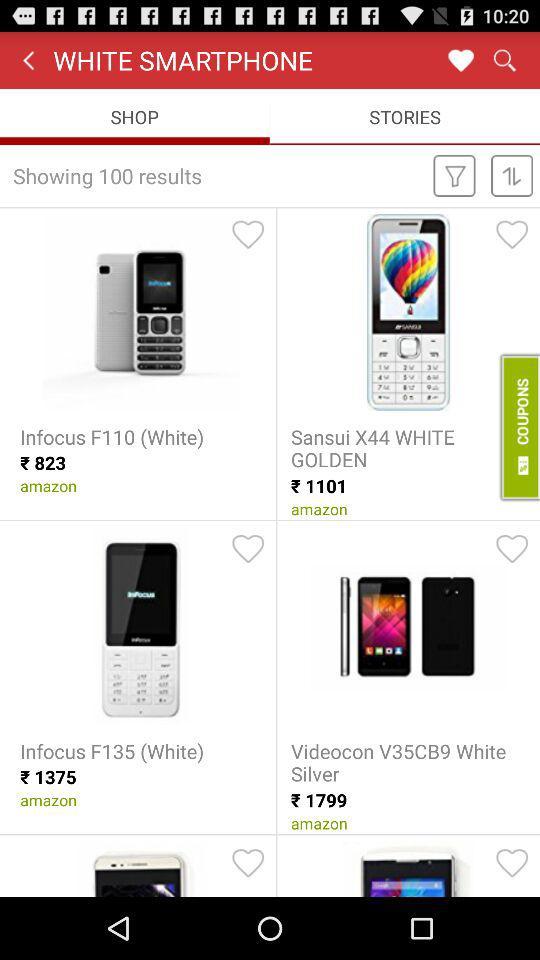 This screenshot has width=540, height=960. What do you see at coordinates (518, 427) in the screenshot?
I see `coupons` at bounding box center [518, 427].